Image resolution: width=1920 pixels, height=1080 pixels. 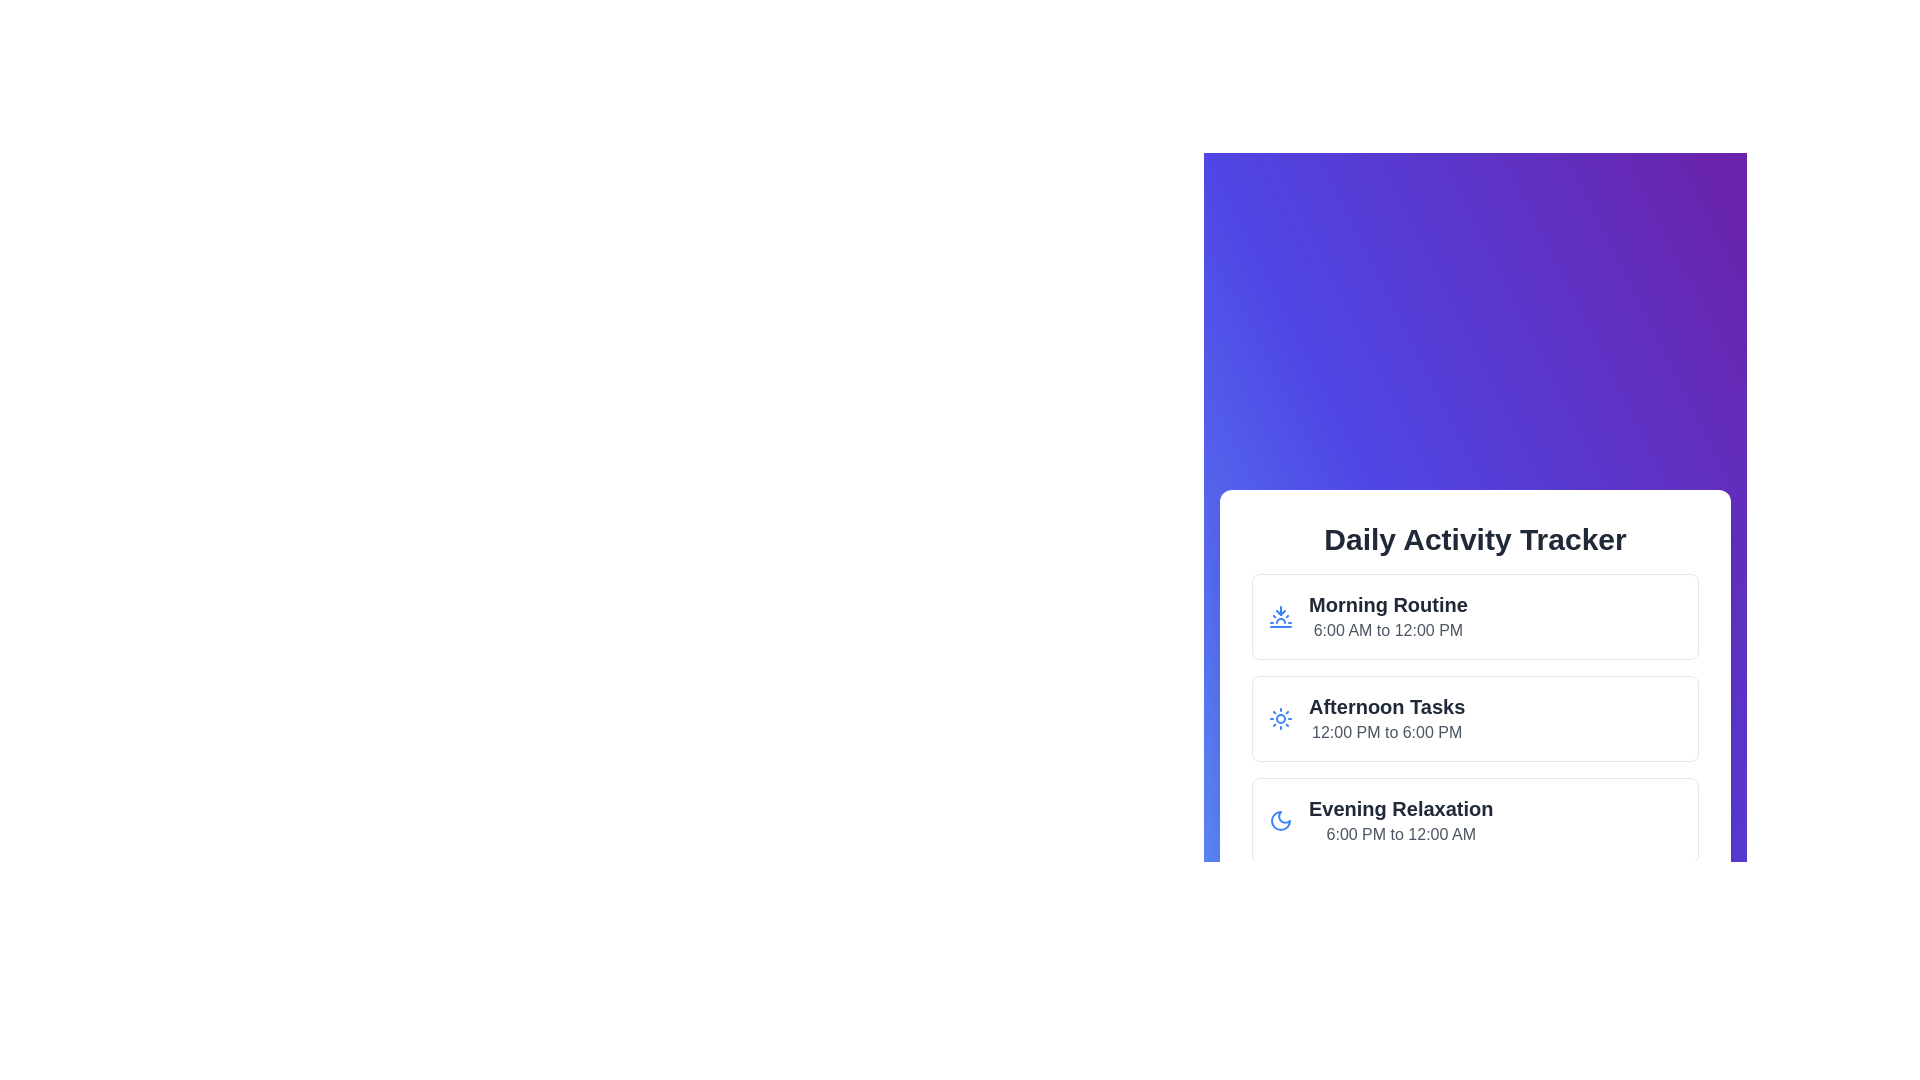 I want to click on the Text Label at the top of the card layout that serves as a descriptive title for the content within the card, so click(x=1475, y=540).